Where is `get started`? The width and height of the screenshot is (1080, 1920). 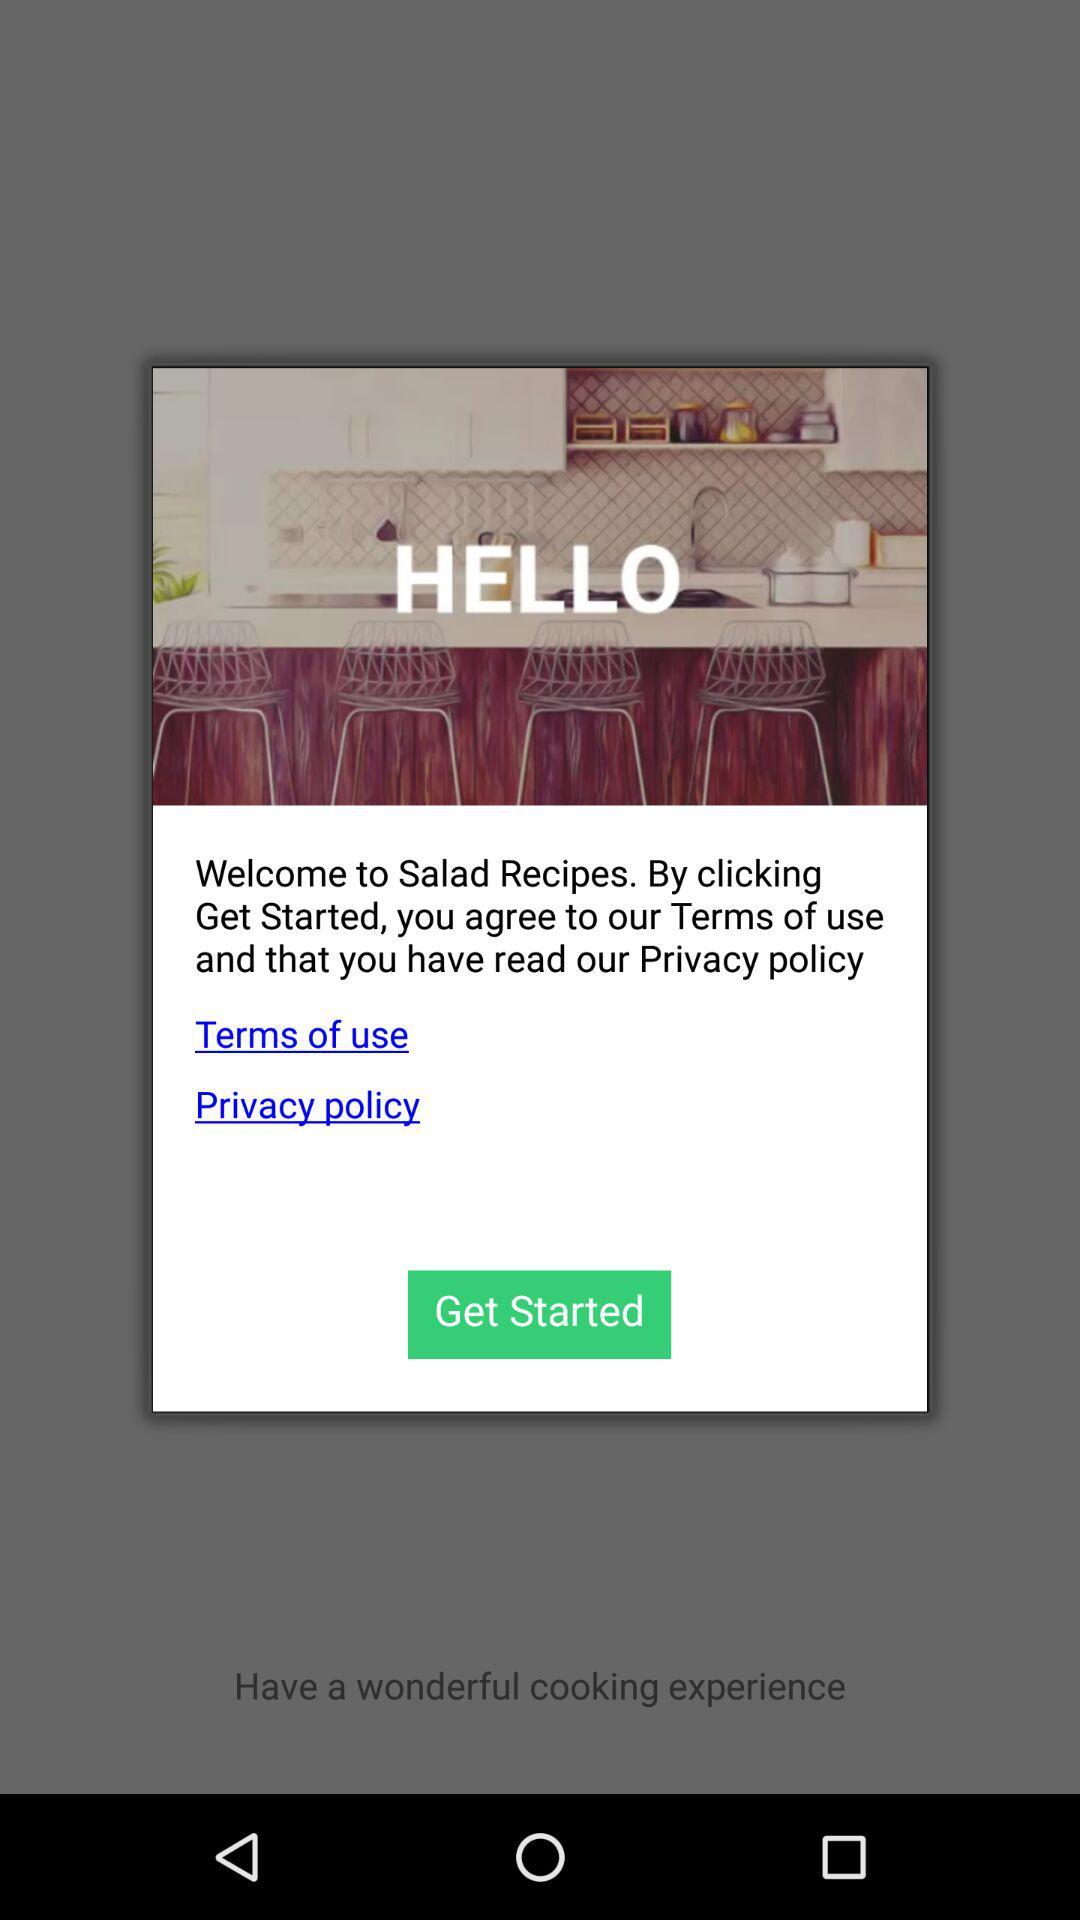
get started is located at coordinates (538, 1314).